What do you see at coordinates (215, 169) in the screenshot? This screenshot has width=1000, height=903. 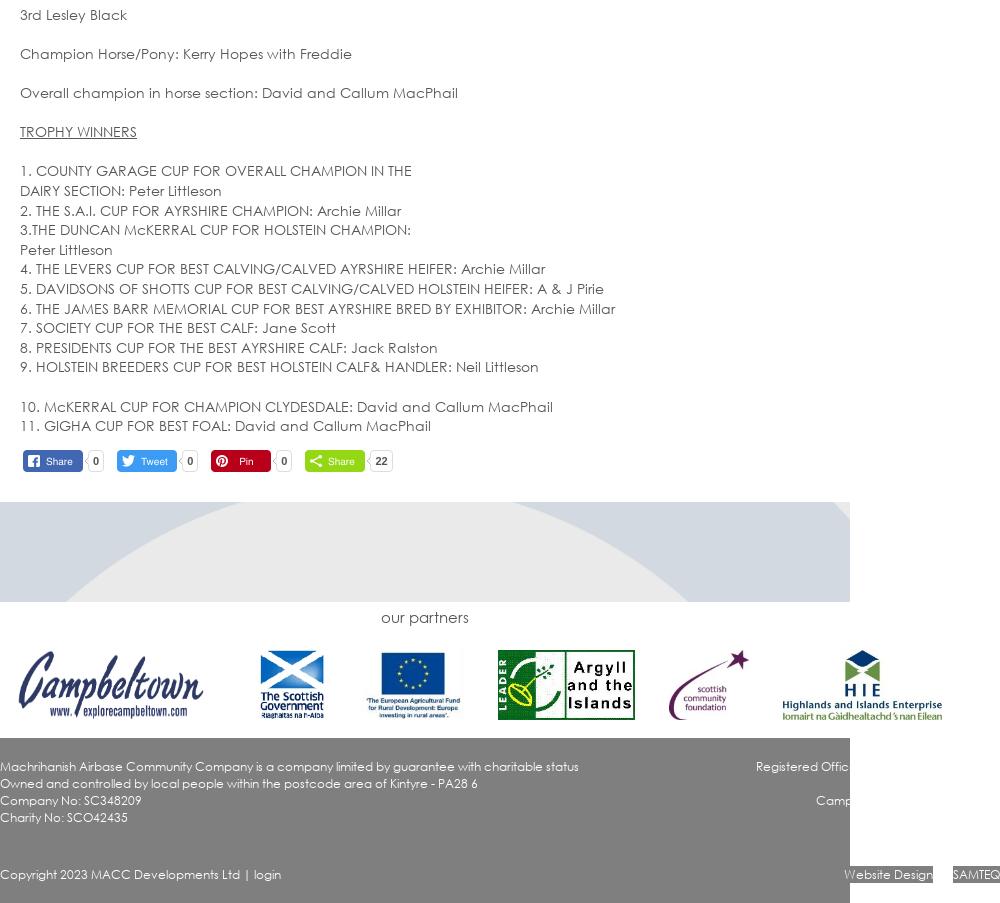 I see `'1. COUNTY GARAGE CUP FOR OVERALL CHAMPION IN THE'` at bounding box center [215, 169].